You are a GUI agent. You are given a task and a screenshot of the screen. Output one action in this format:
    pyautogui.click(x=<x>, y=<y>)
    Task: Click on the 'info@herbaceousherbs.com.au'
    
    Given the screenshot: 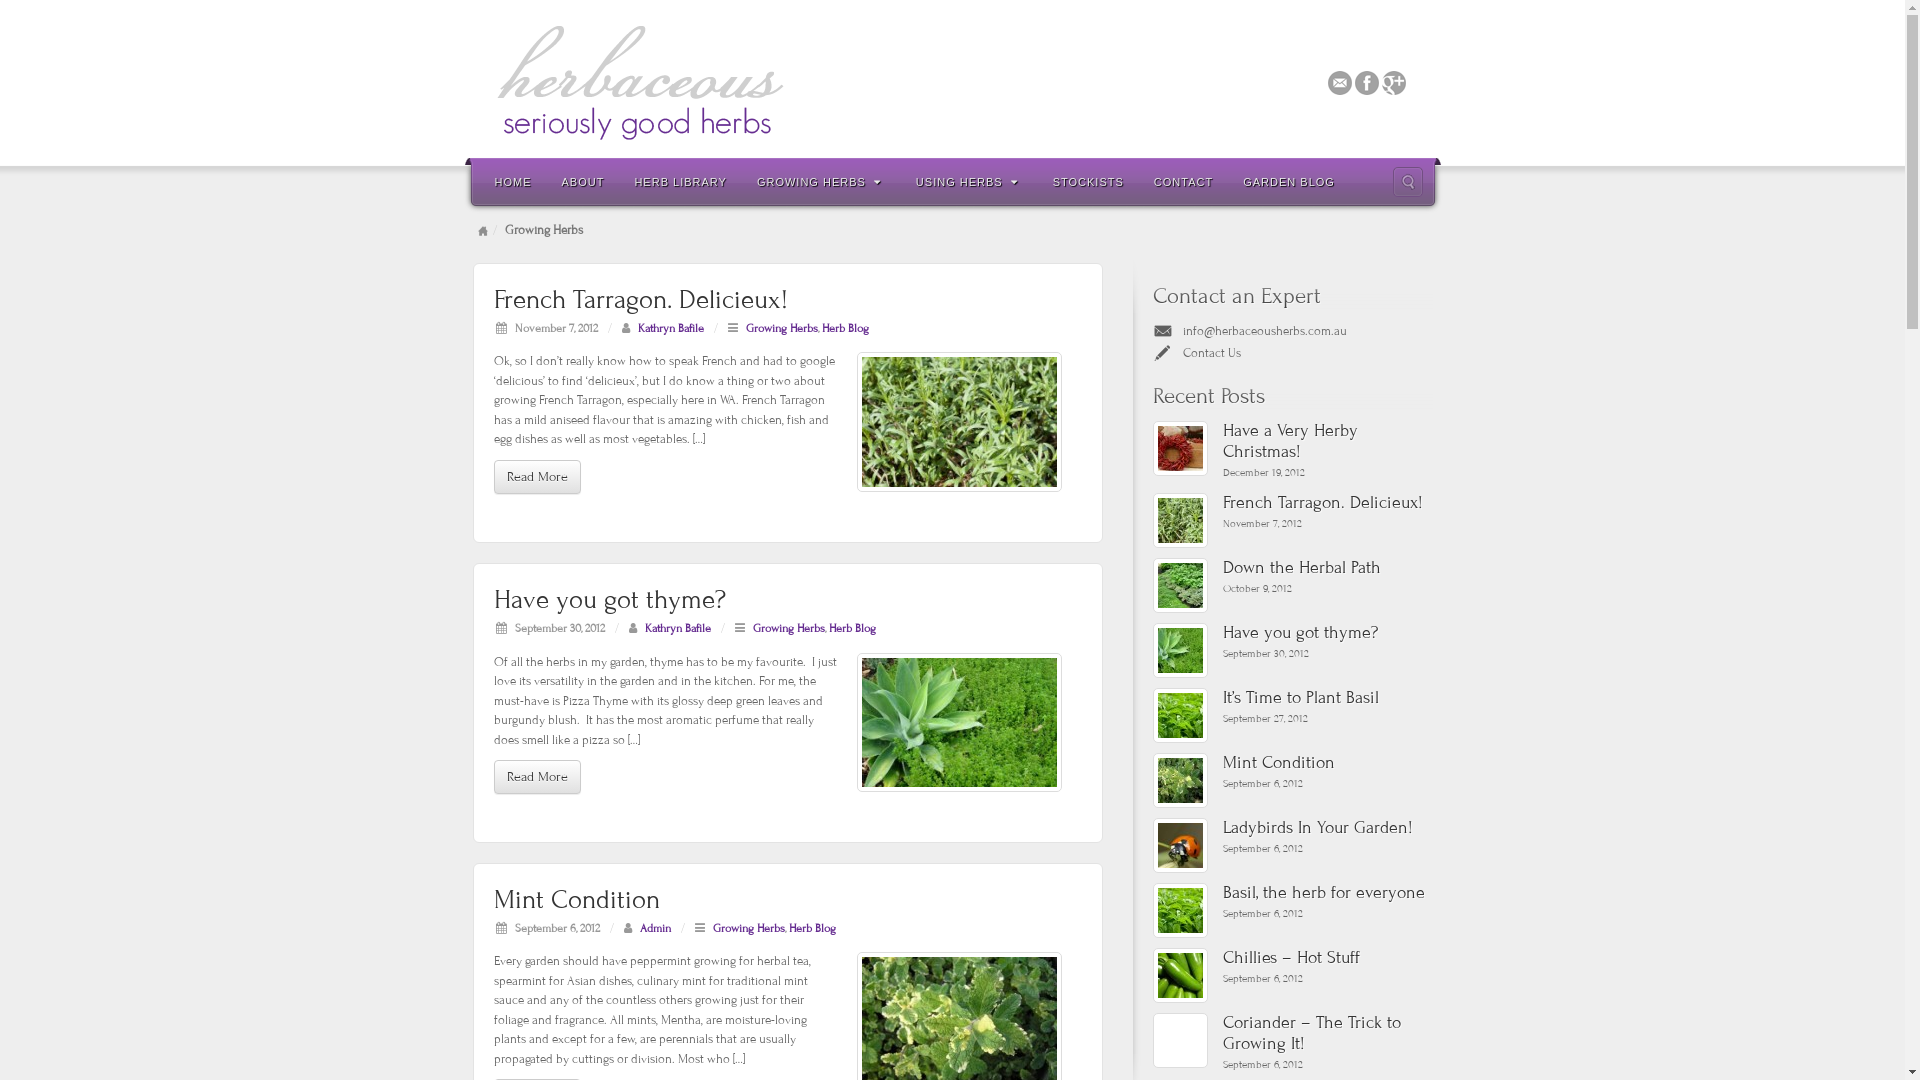 What is the action you would take?
    pyautogui.click(x=1181, y=330)
    